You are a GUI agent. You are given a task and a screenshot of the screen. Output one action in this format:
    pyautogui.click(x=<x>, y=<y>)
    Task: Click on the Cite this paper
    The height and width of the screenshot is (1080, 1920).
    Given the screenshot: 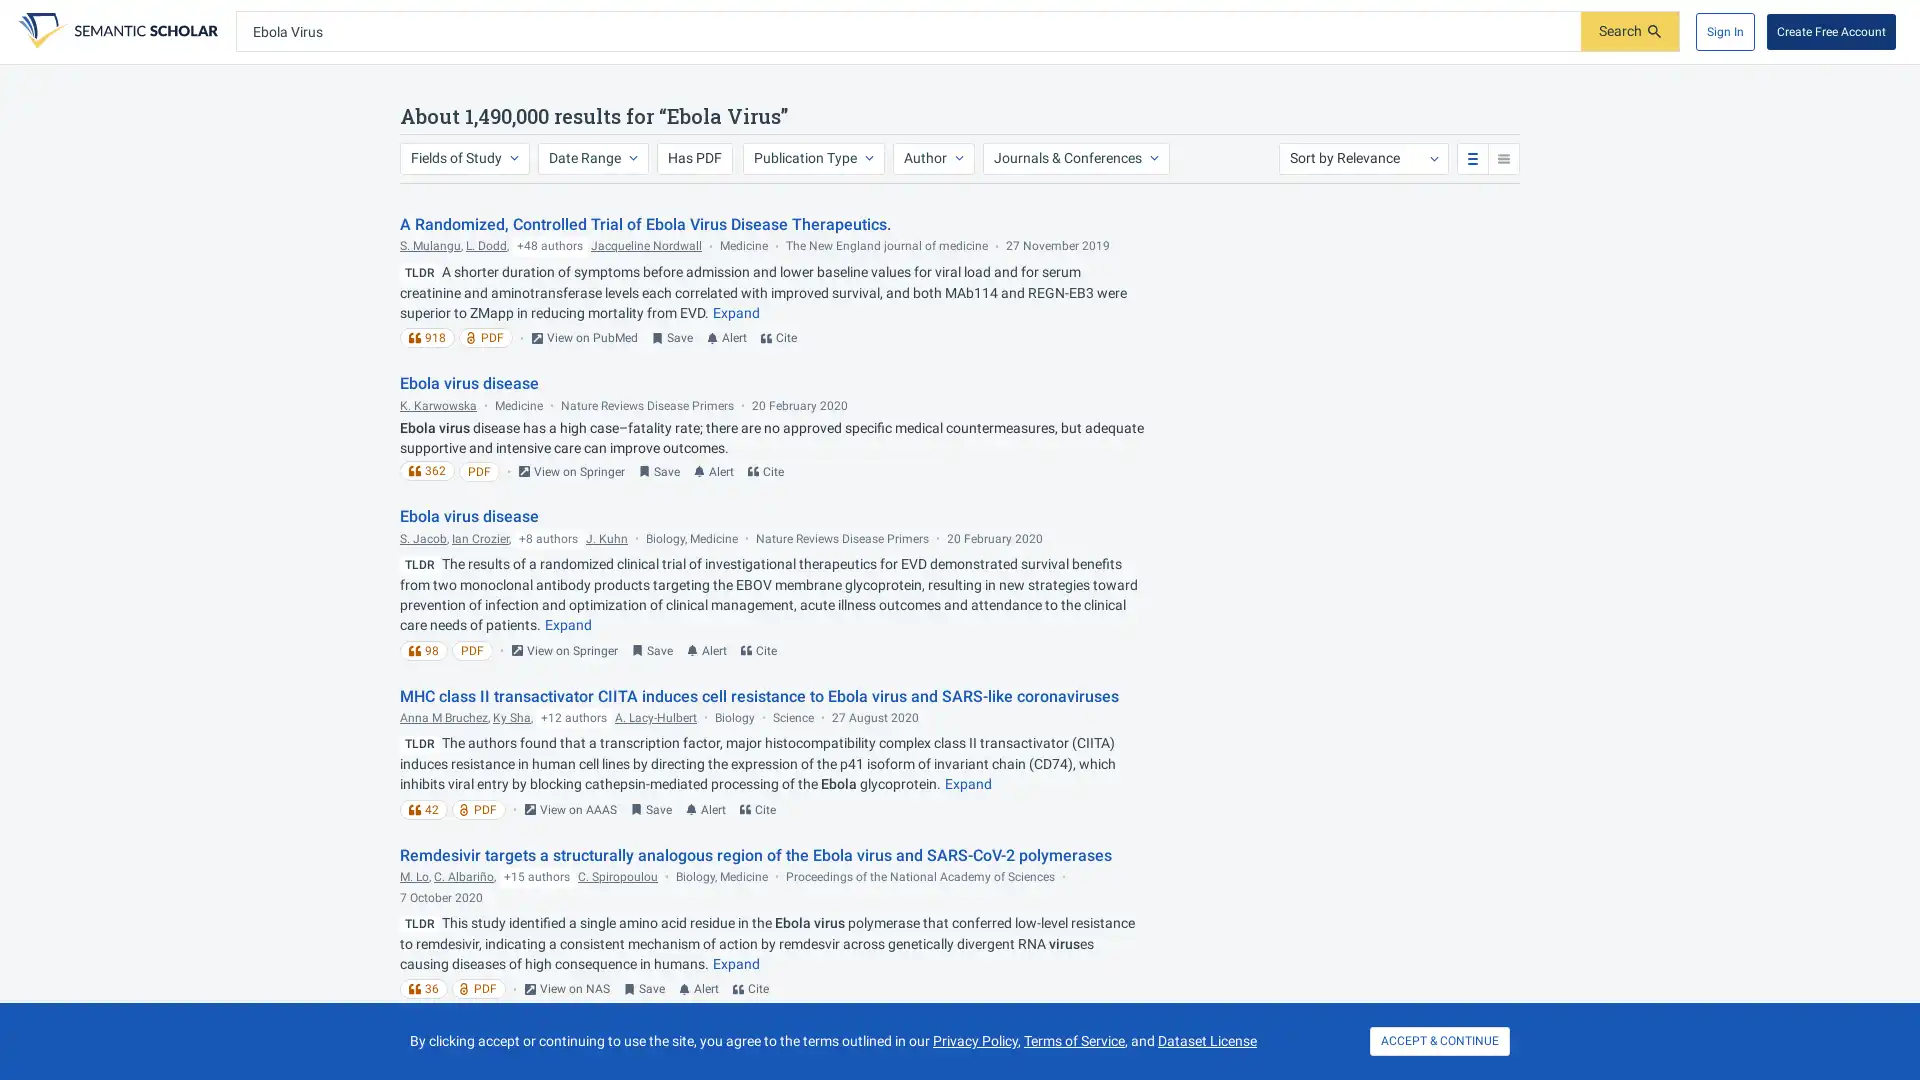 What is the action you would take?
    pyautogui.click(x=765, y=471)
    